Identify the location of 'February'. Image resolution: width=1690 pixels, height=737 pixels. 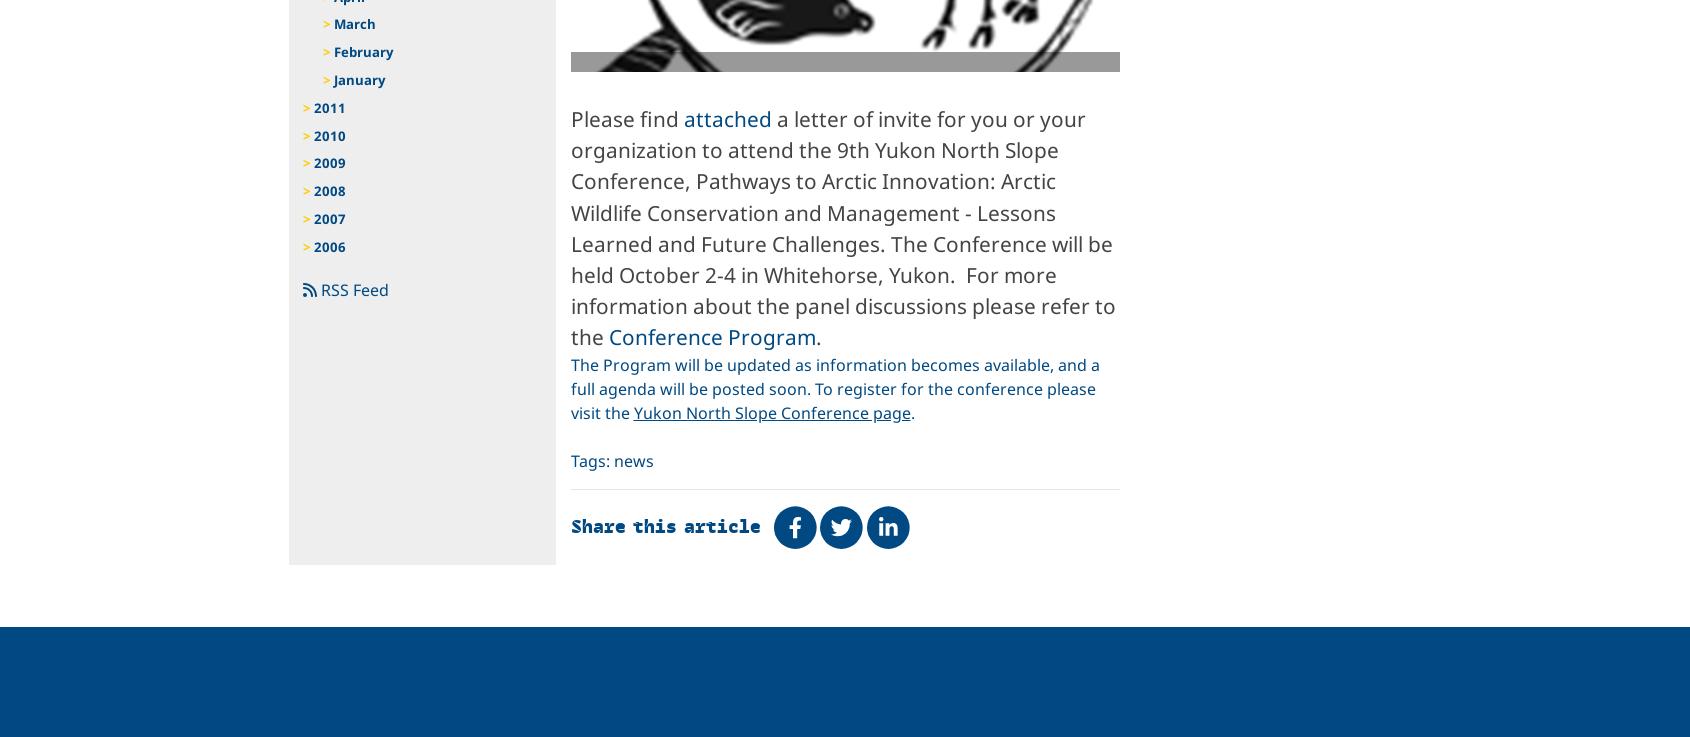
(363, 52).